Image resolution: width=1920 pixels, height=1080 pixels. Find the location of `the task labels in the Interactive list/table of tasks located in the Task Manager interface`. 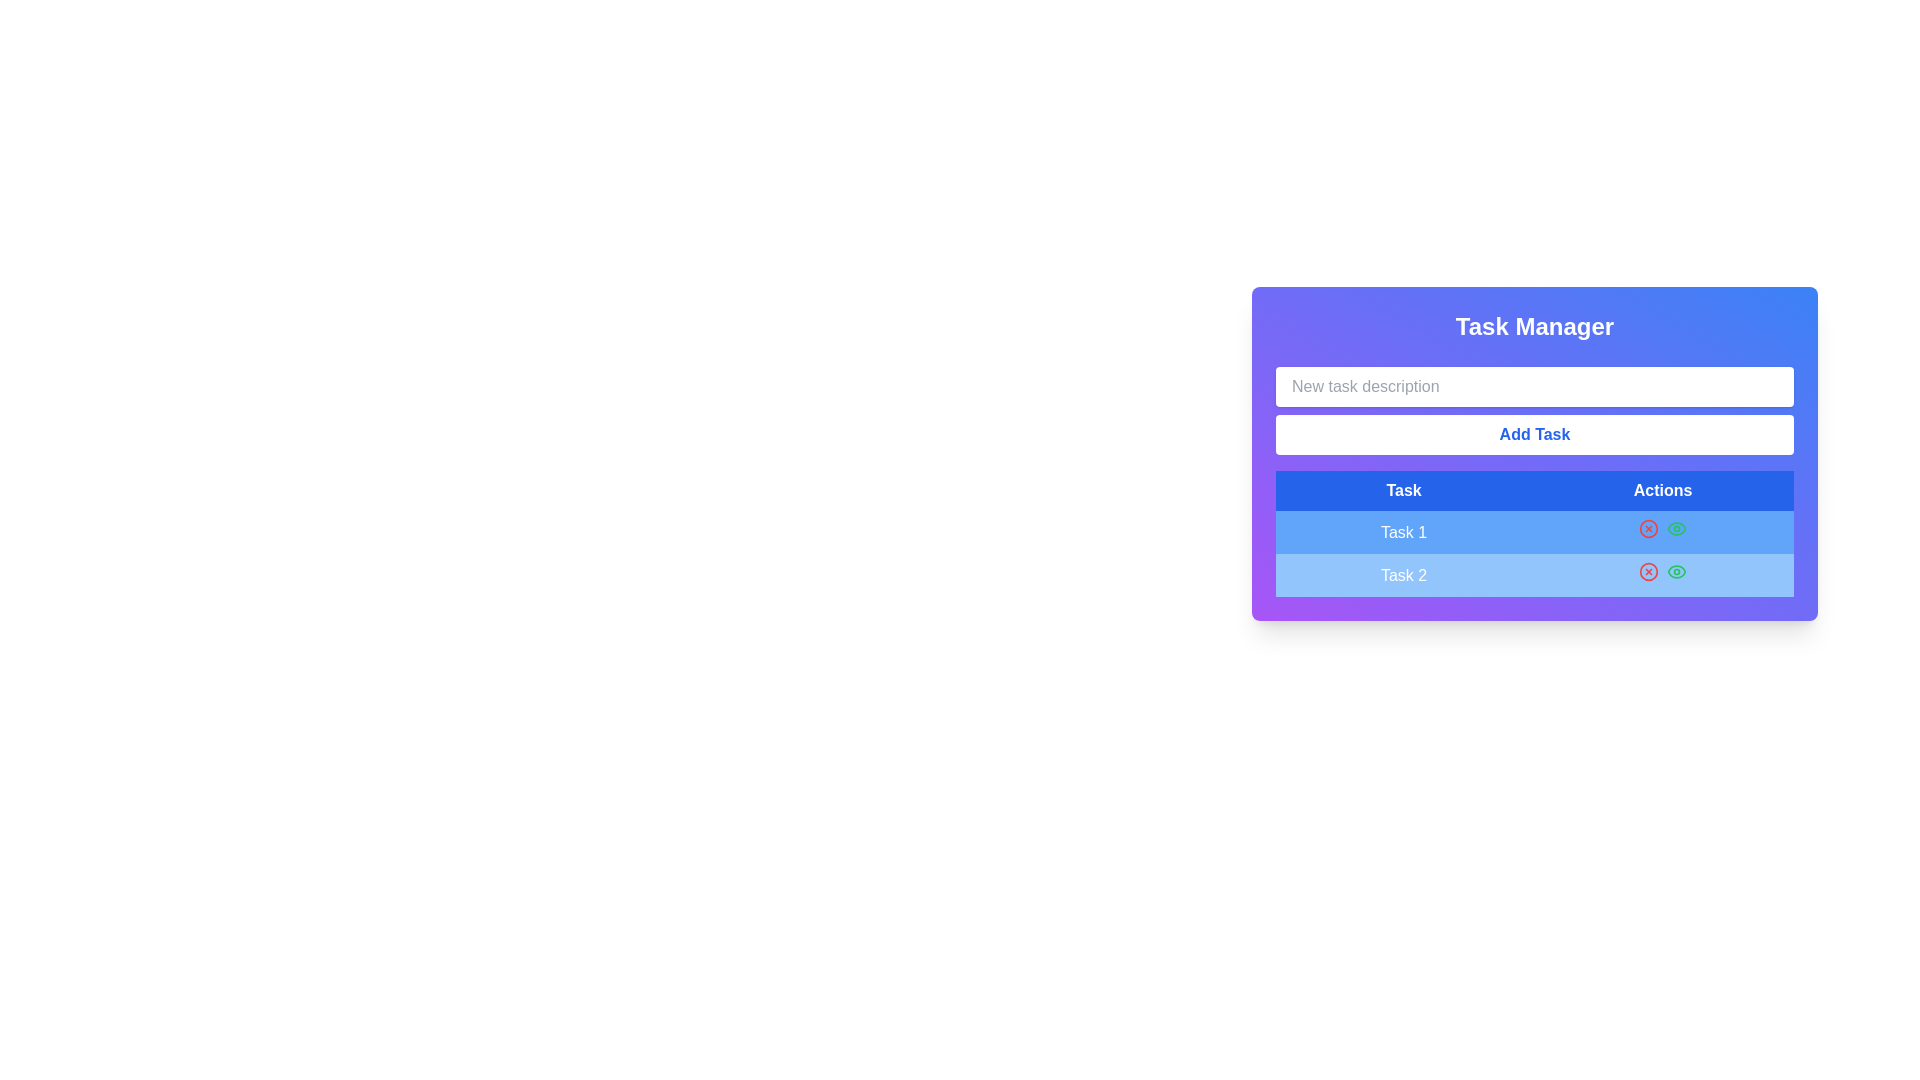

the task labels in the Interactive list/table of tasks located in the Task Manager interface is located at coordinates (1534, 554).